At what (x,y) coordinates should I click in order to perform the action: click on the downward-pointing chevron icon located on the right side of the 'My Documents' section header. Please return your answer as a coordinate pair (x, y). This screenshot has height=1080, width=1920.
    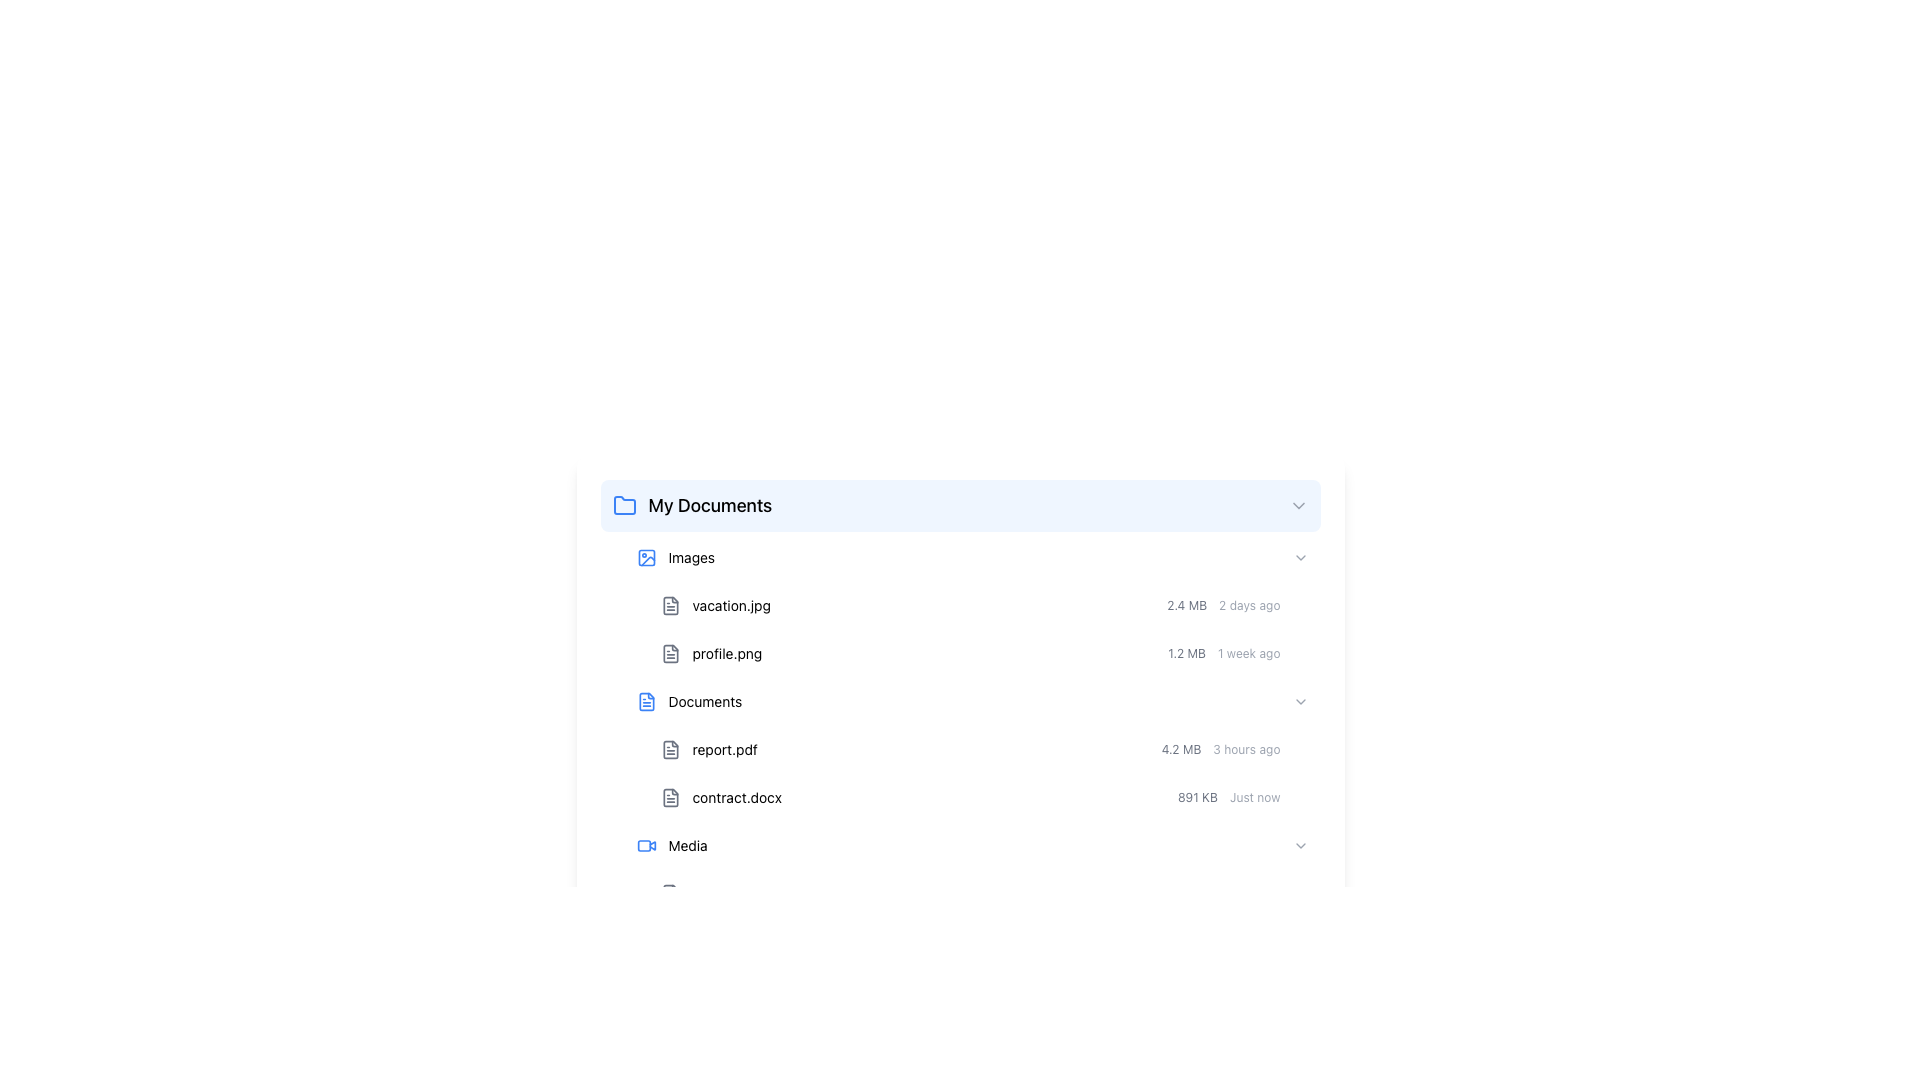
    Looking at the image, I should click on (1298, 504).